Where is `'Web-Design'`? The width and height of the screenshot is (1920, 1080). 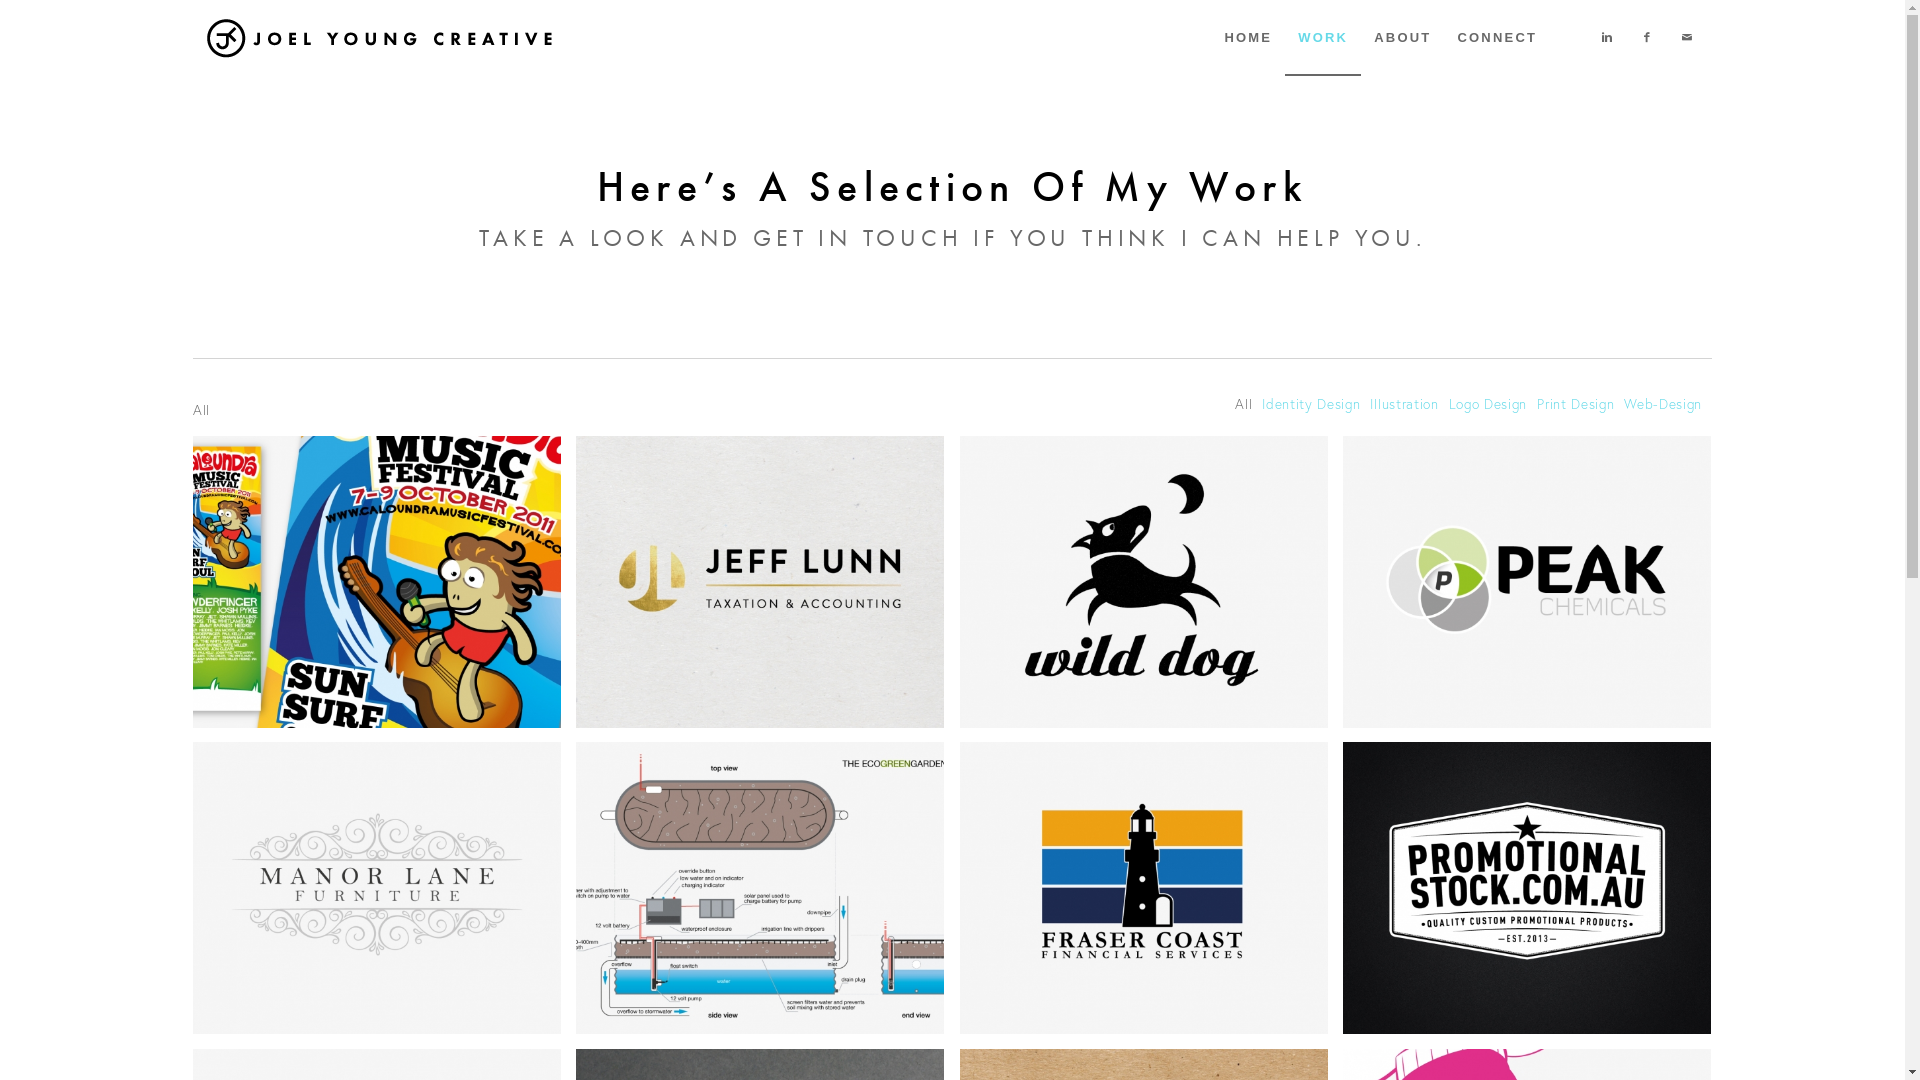 'Web-Design' is located at coordinates (1662, 405).